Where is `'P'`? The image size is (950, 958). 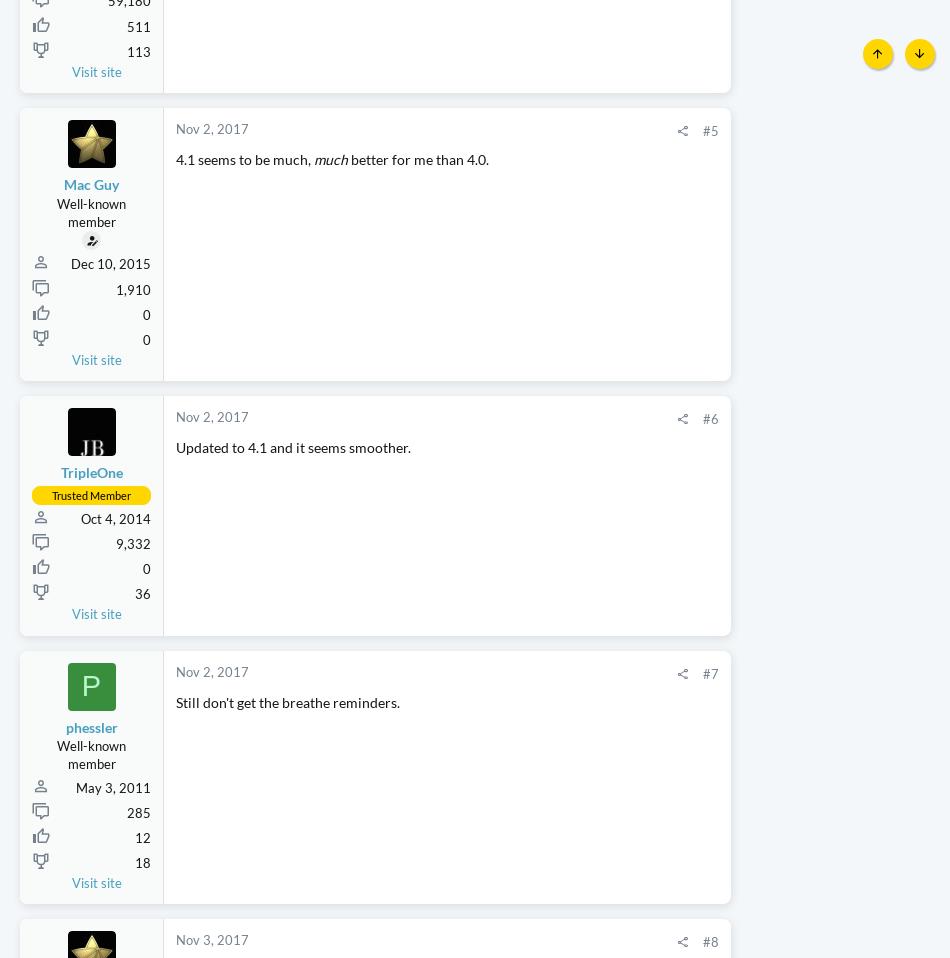 'P' is located at coordinates (91, 743).